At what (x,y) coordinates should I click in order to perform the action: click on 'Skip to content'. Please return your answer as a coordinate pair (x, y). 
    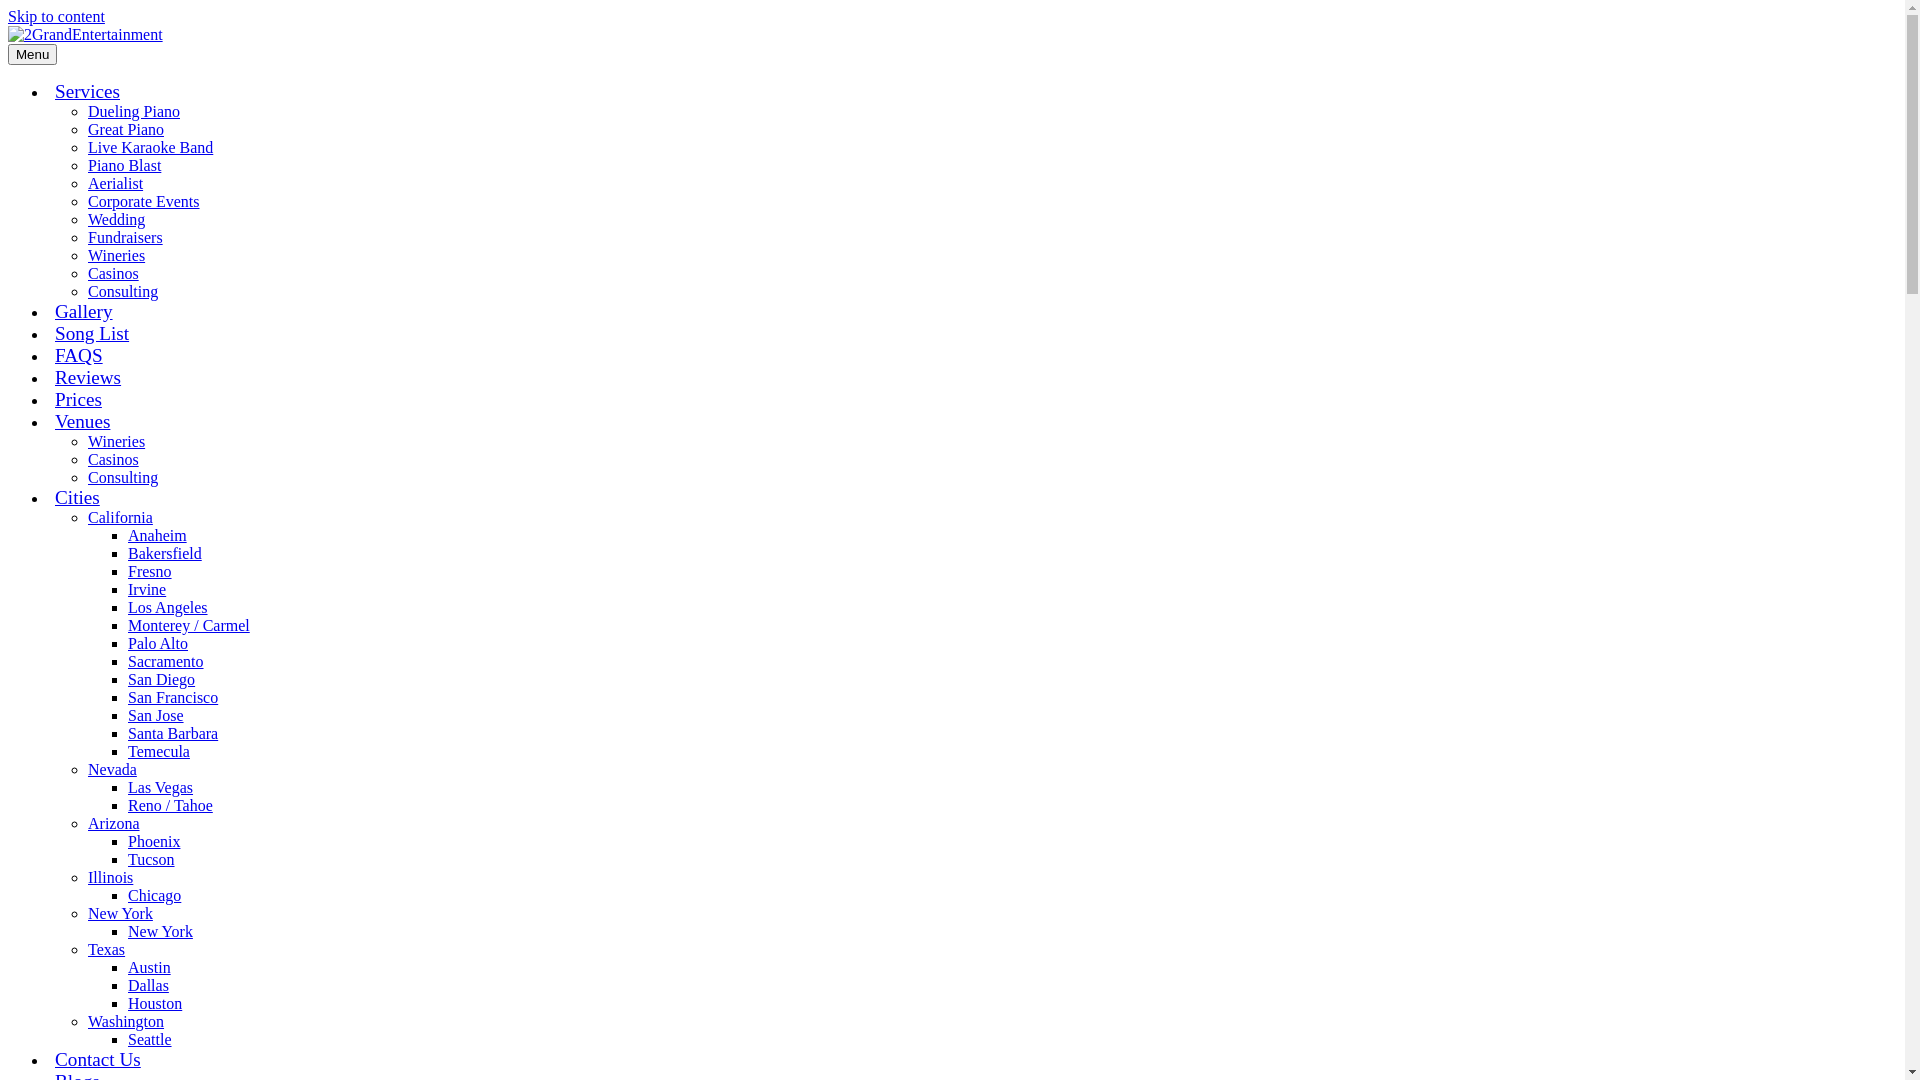
    Looking at the image, I should click on (56, 16).